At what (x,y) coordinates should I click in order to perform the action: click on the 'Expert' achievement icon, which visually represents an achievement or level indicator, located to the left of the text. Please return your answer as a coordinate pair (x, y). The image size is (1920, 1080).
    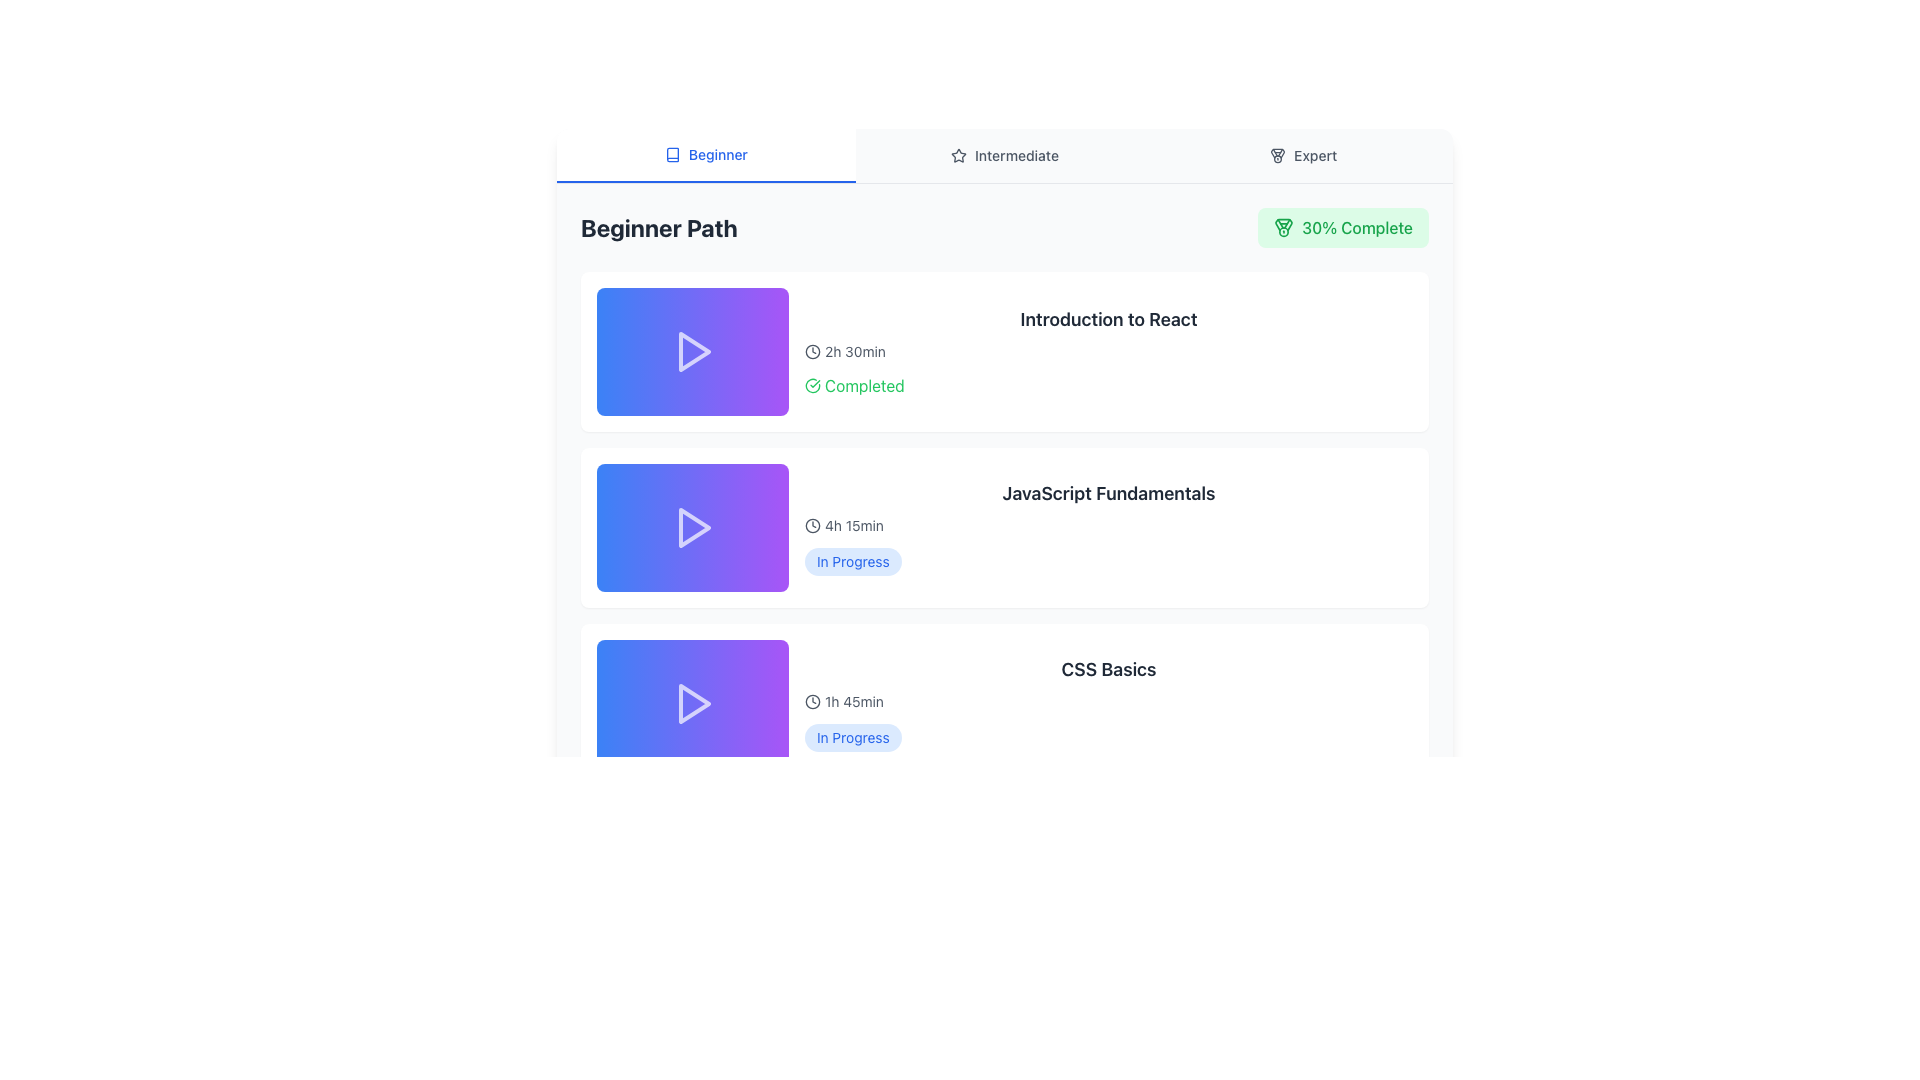
    Looking at the image, I should click on (1277, 154).